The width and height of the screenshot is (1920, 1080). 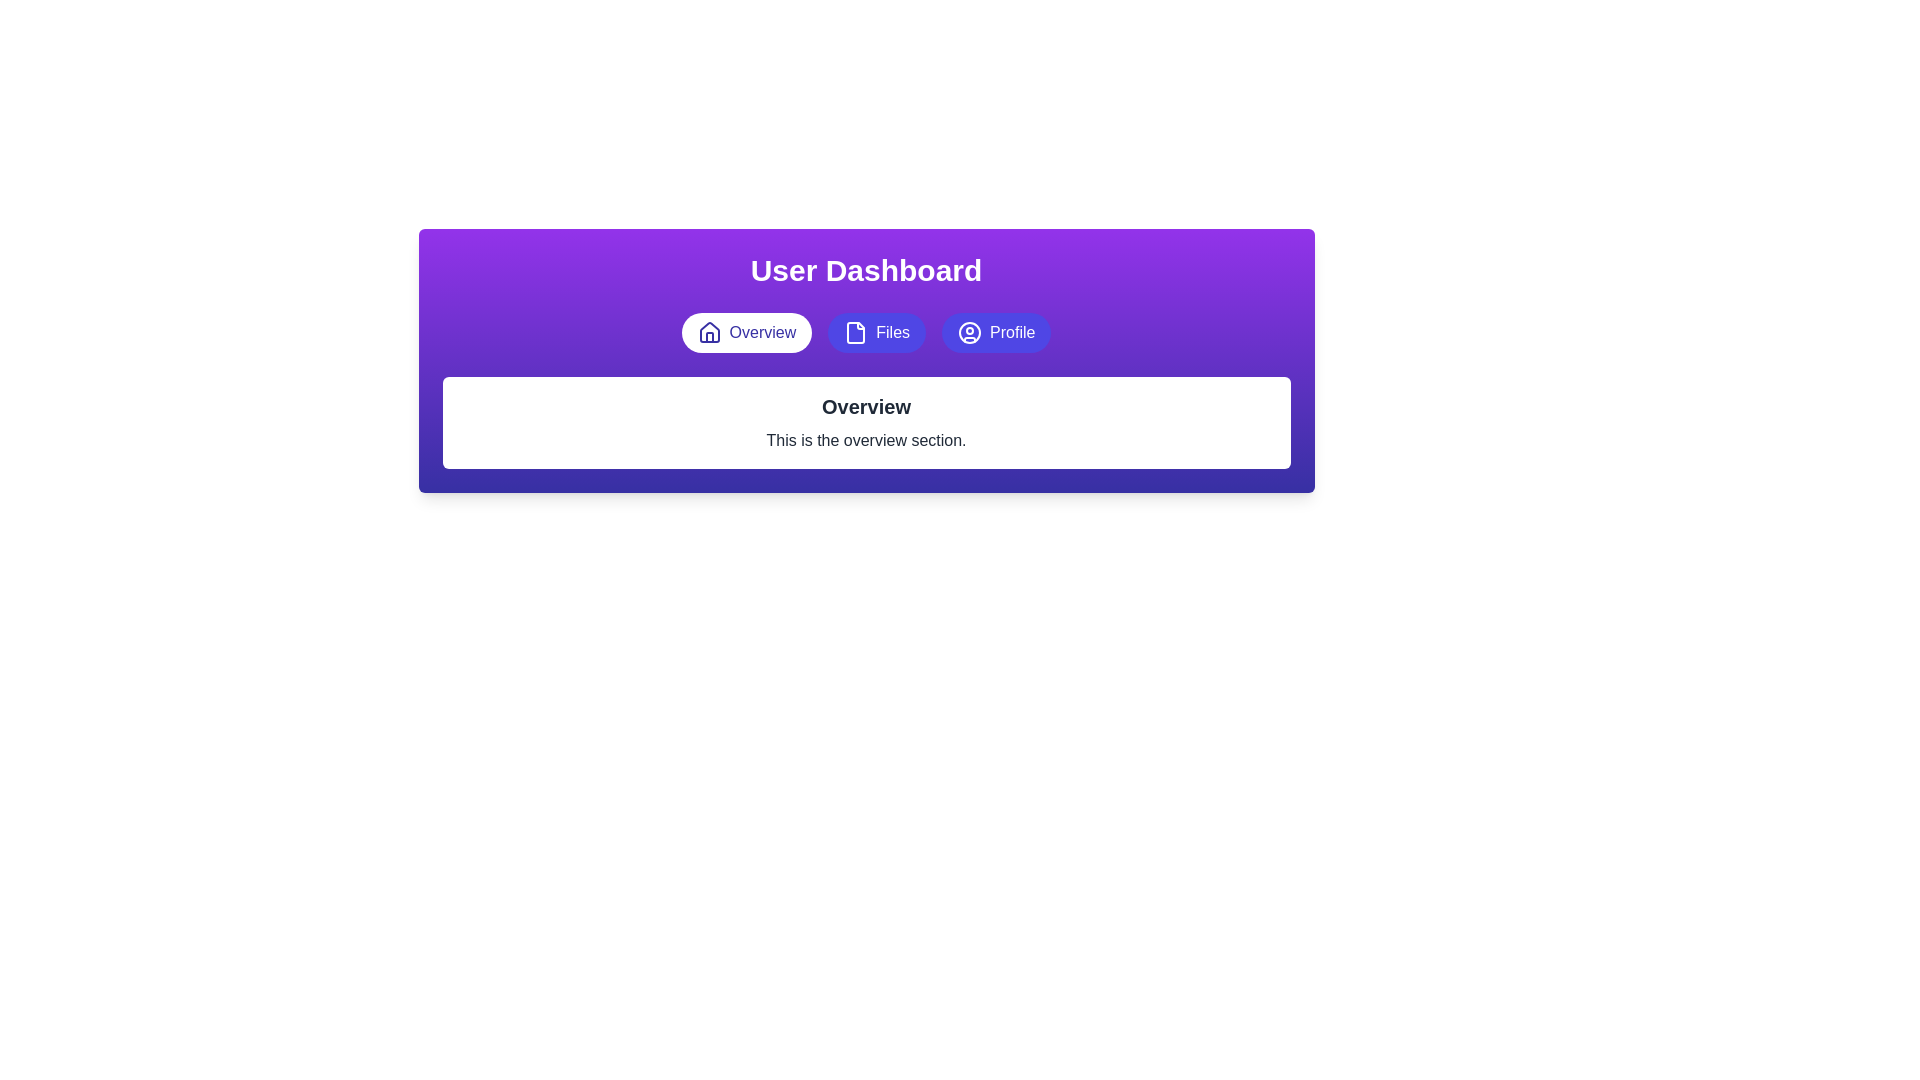 What do you see at coordinates (866, 422) in the screenshot?
I see `the text block that contains the bold title 'Overview' and the subtitle 'This is the overview section.'` at bounding box center [866, 422].